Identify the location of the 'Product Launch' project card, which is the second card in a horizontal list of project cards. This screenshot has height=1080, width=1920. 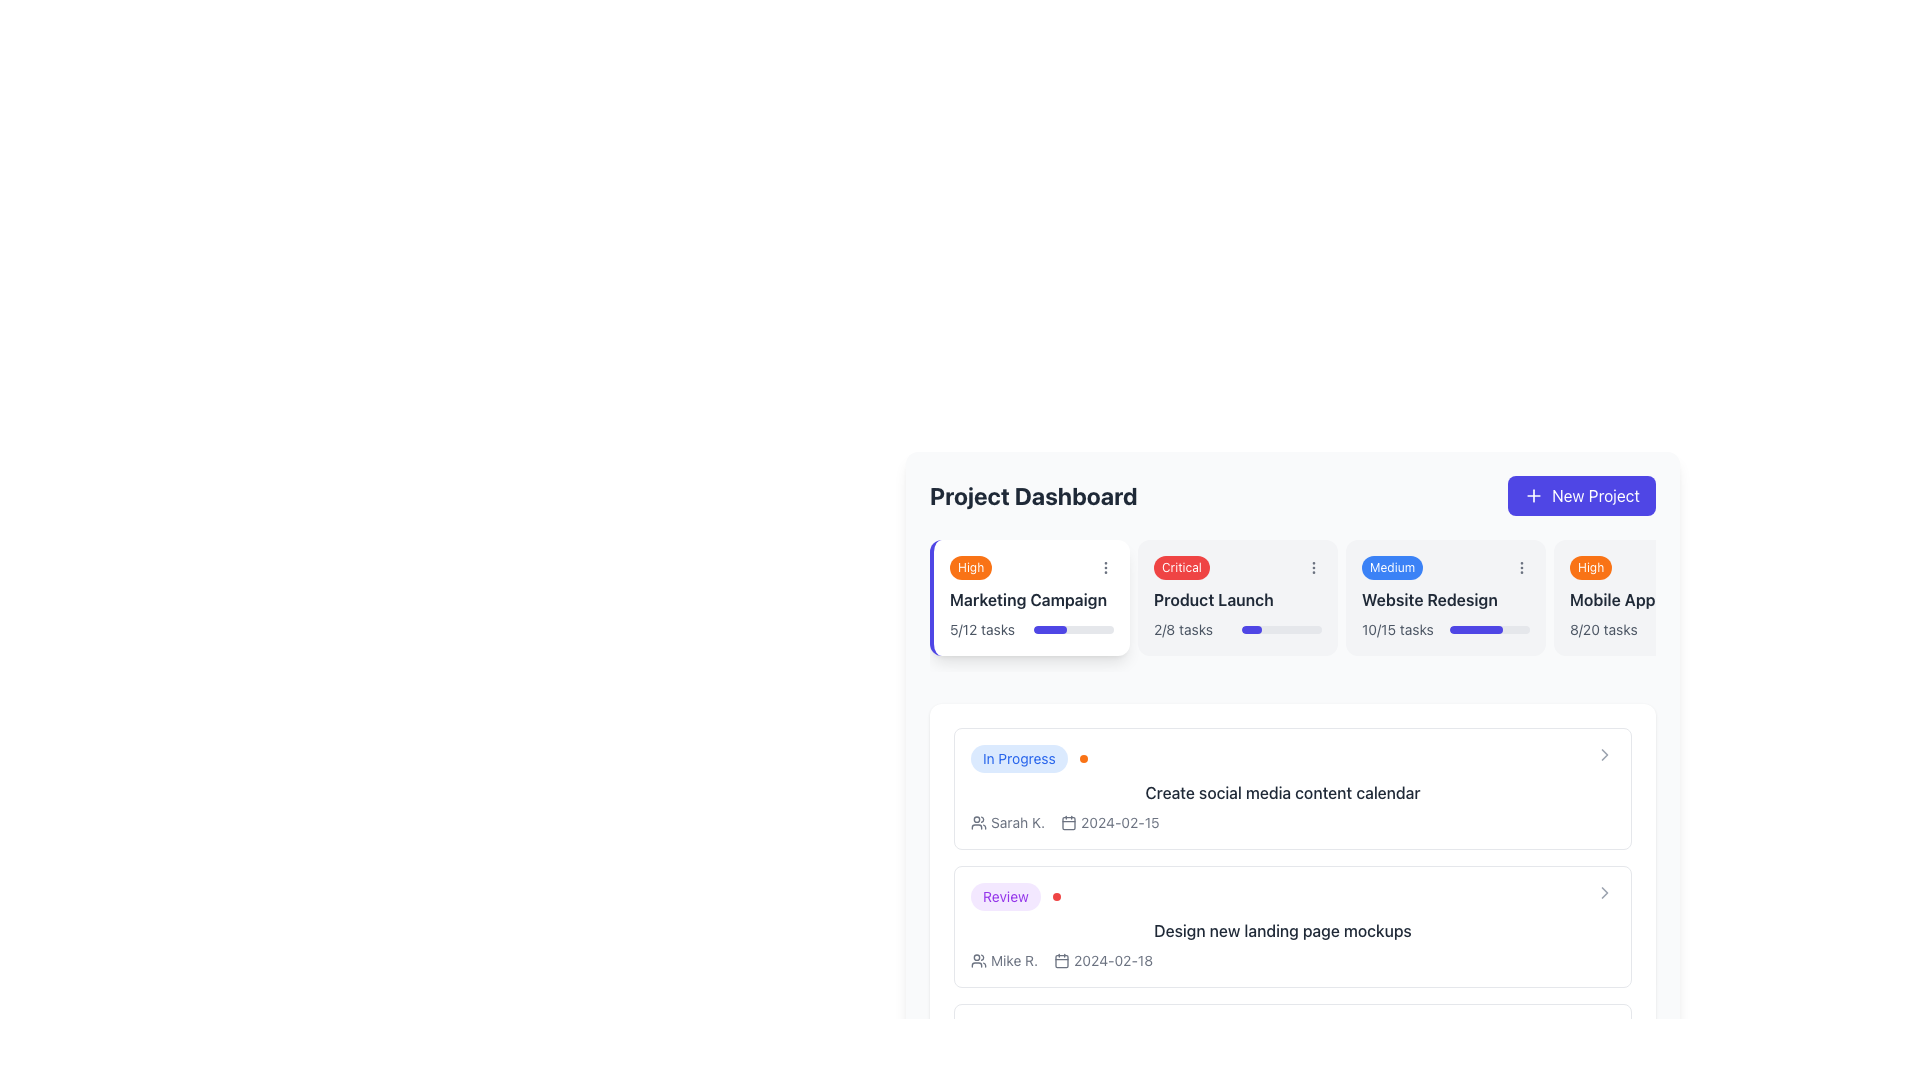
(1292, 574).